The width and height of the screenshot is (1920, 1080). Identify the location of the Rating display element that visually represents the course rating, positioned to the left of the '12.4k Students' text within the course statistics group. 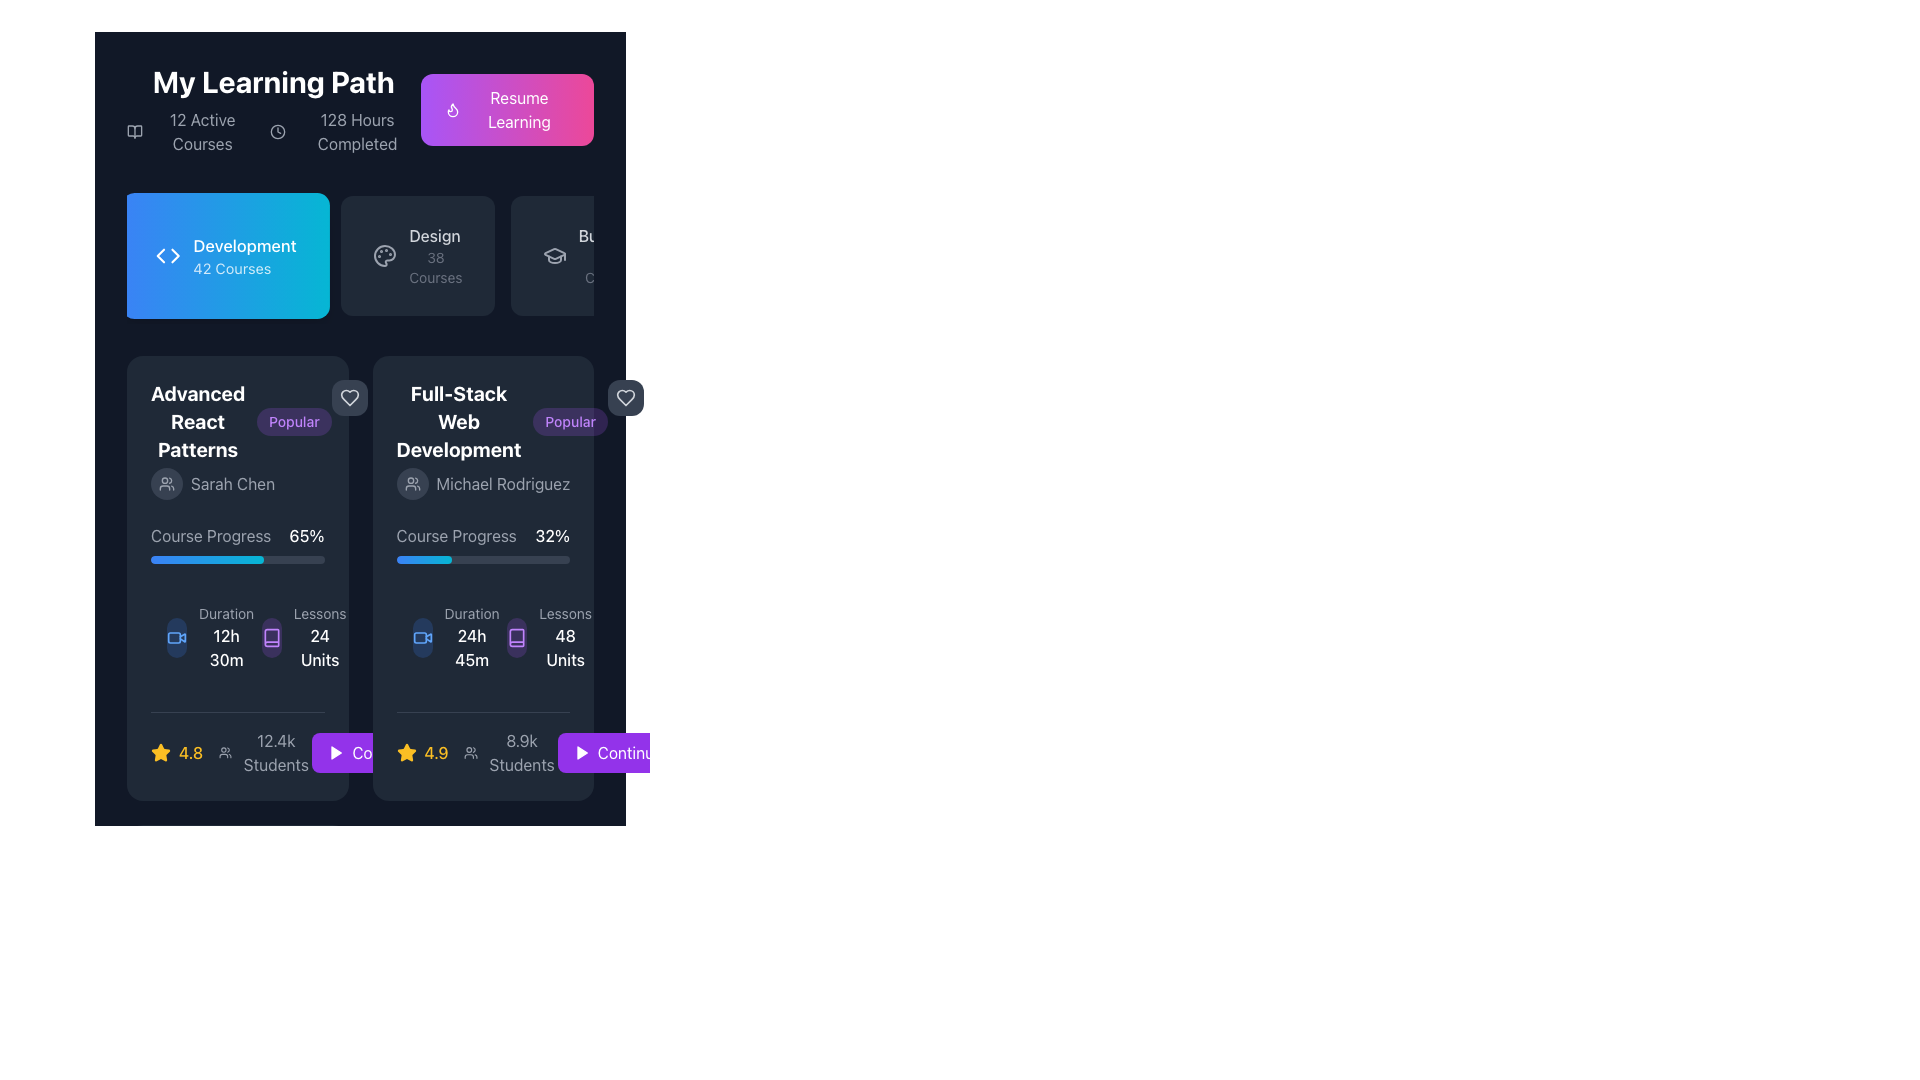
(177, 752).